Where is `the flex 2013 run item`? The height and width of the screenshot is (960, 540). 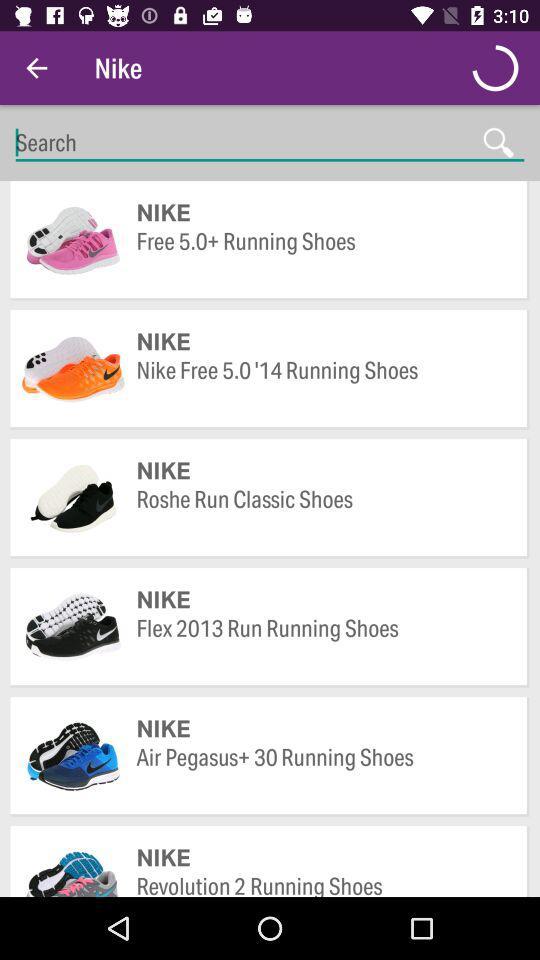
the flex 2013 run item is located at coordinates (322, 642).